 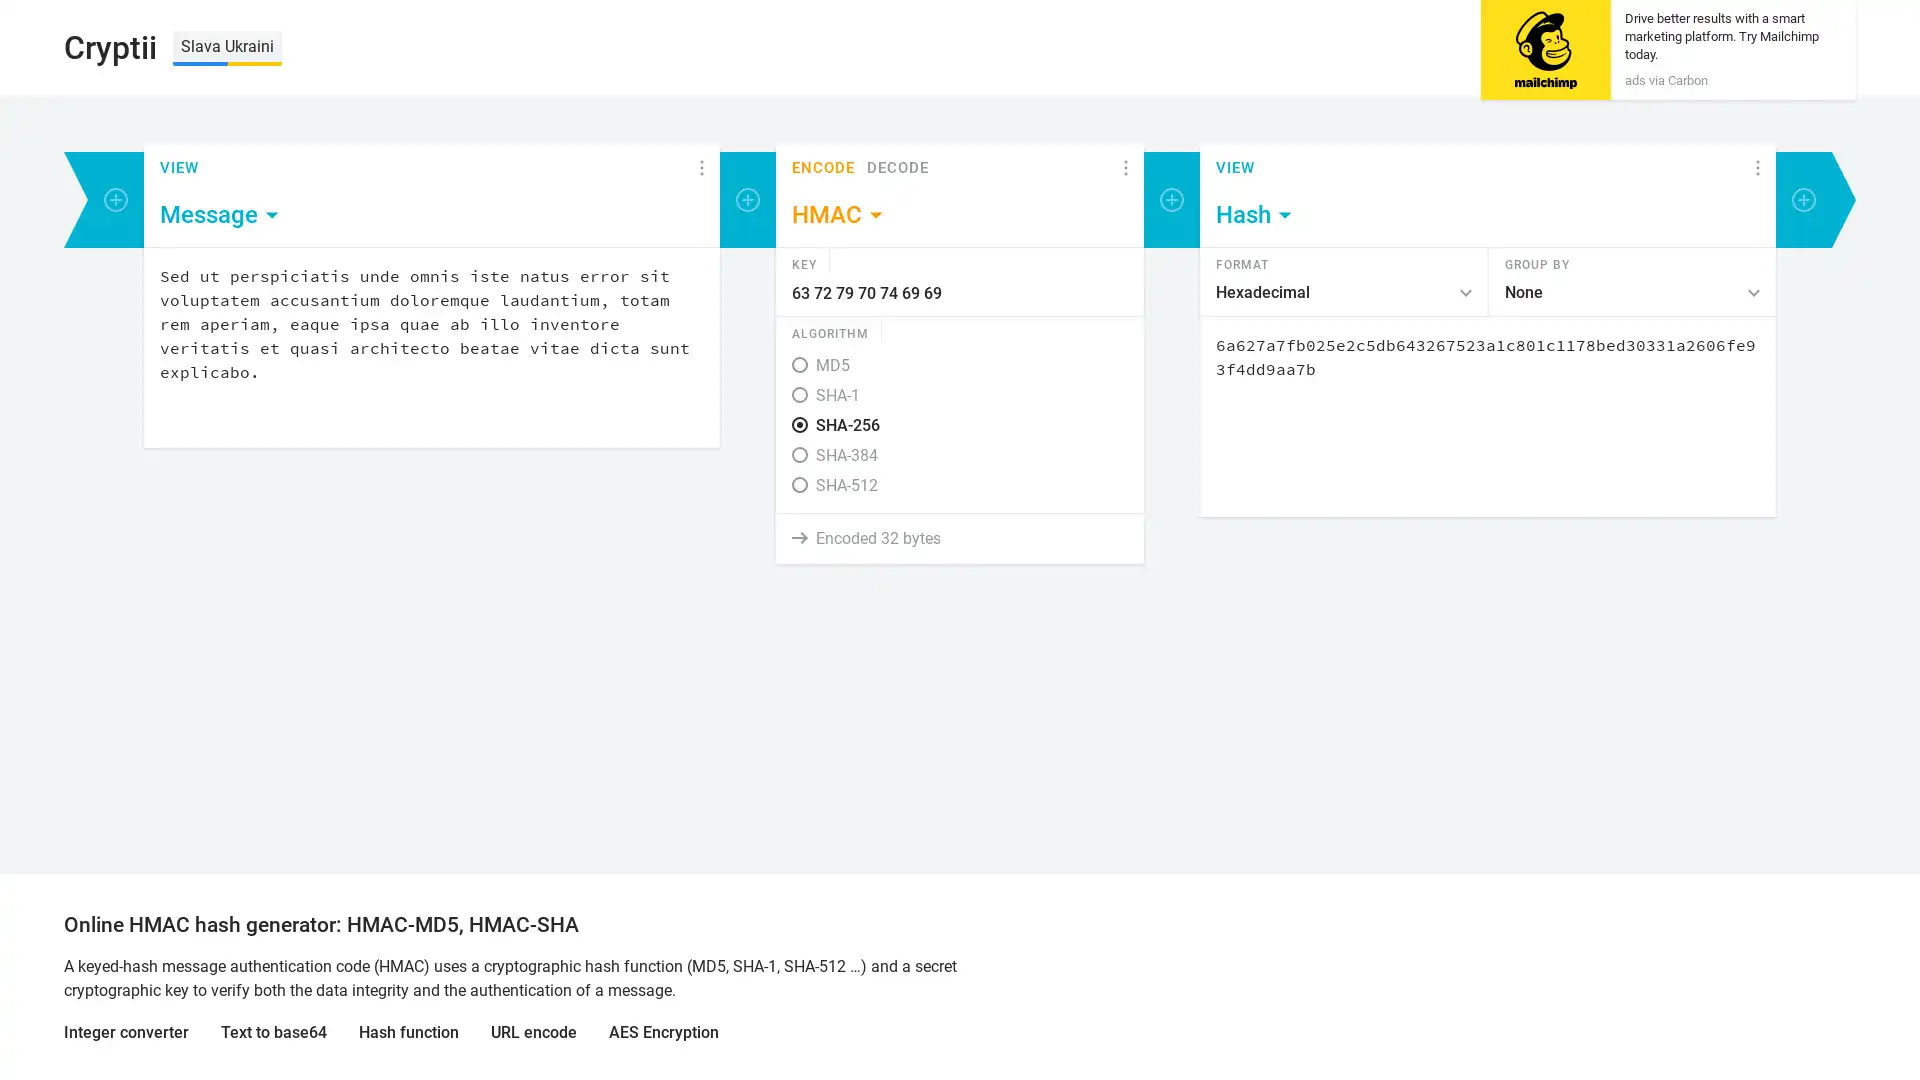 I want to click on HMAC, so click(x=839, y=215).